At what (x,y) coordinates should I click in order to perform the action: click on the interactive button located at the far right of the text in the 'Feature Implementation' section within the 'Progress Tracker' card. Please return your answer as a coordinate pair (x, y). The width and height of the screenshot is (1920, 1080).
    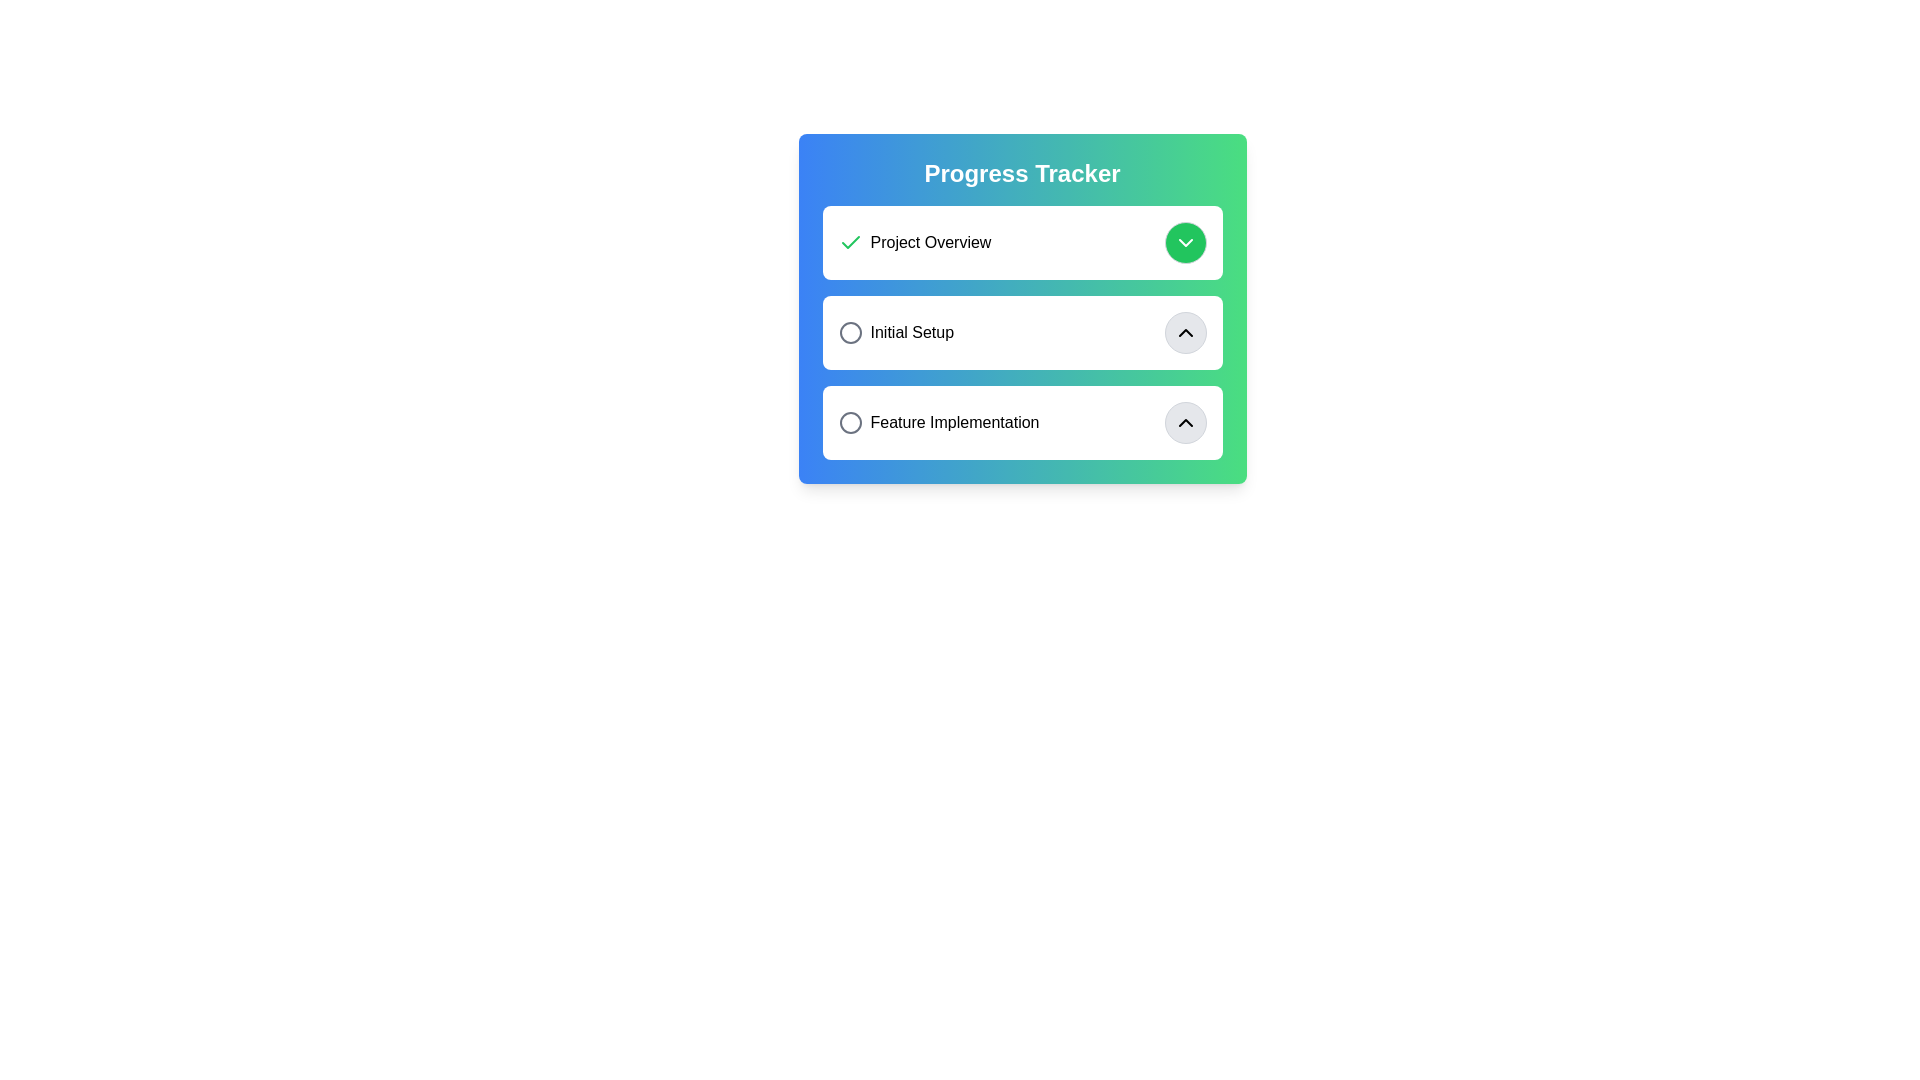
    Looking at the image, I should click on (1185, 422).